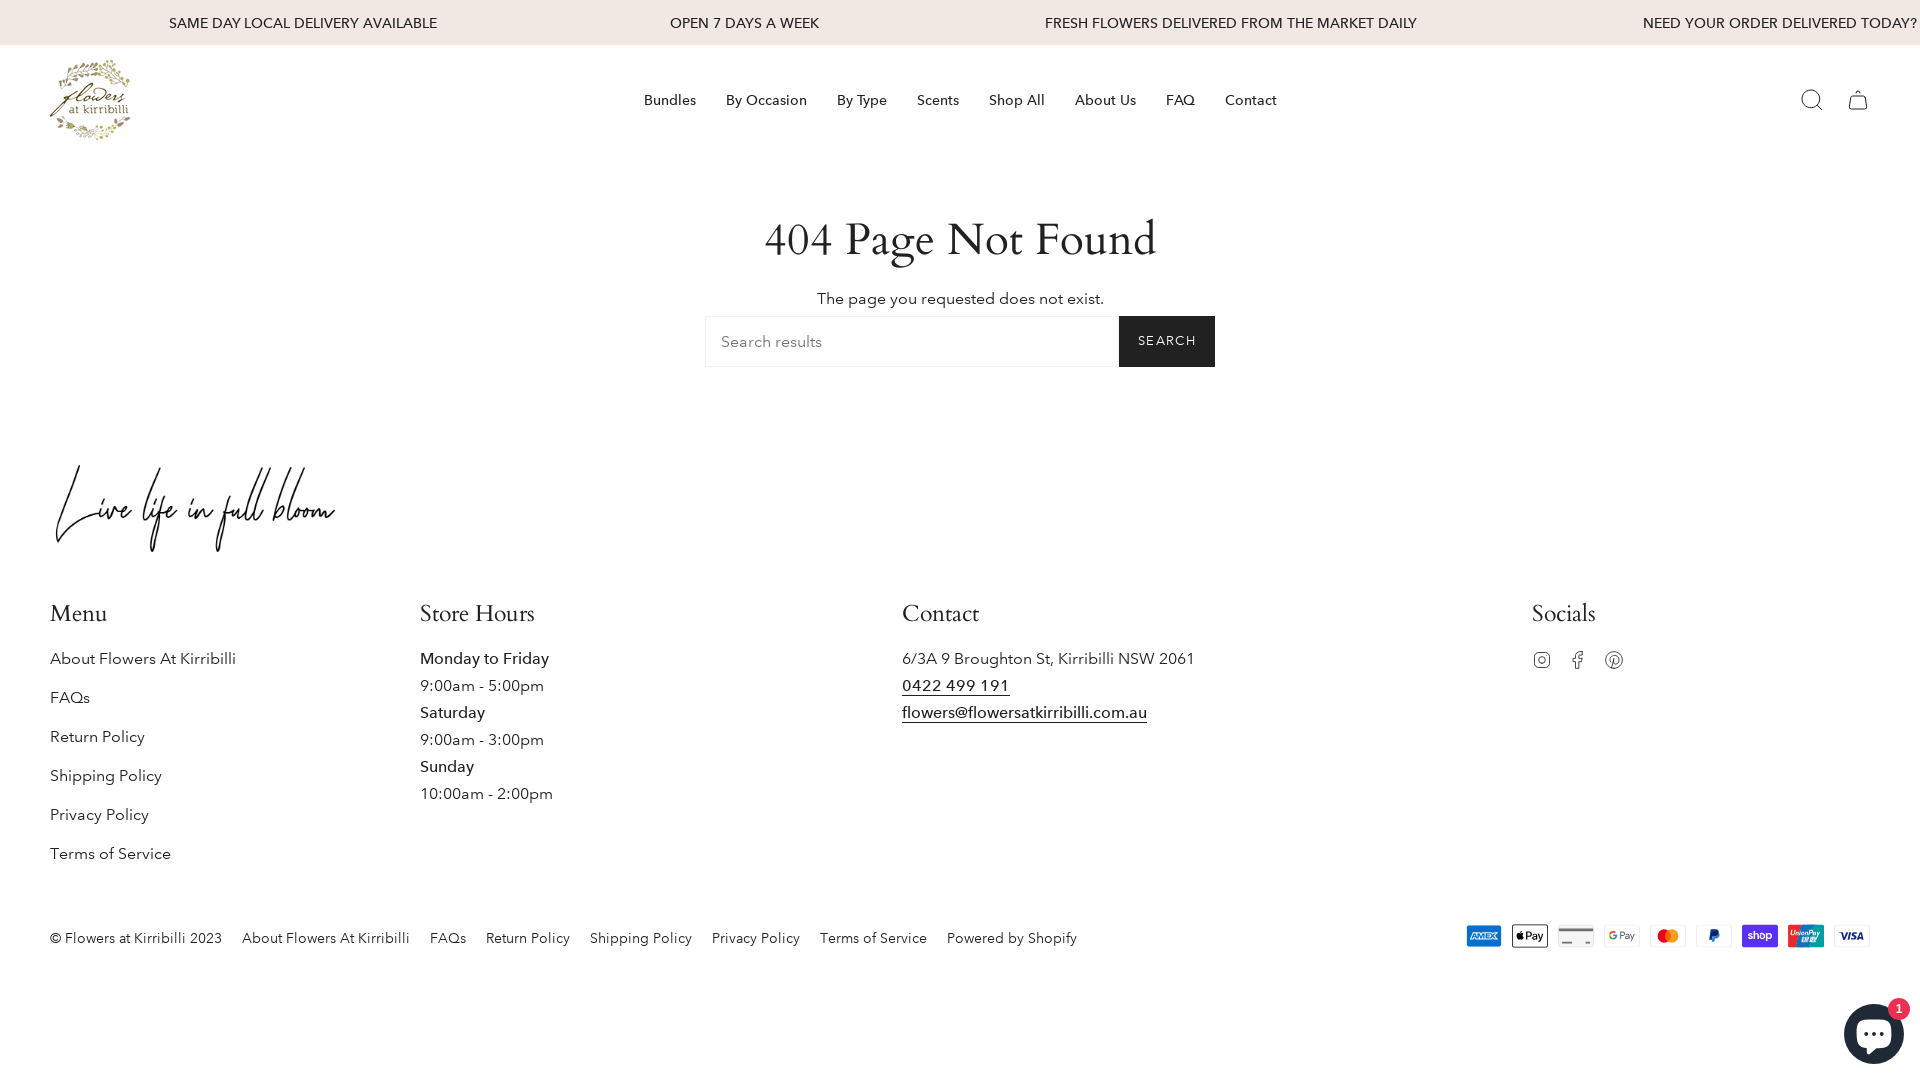  I want to click on 'Powered by Shopify', so click(1012, 937).